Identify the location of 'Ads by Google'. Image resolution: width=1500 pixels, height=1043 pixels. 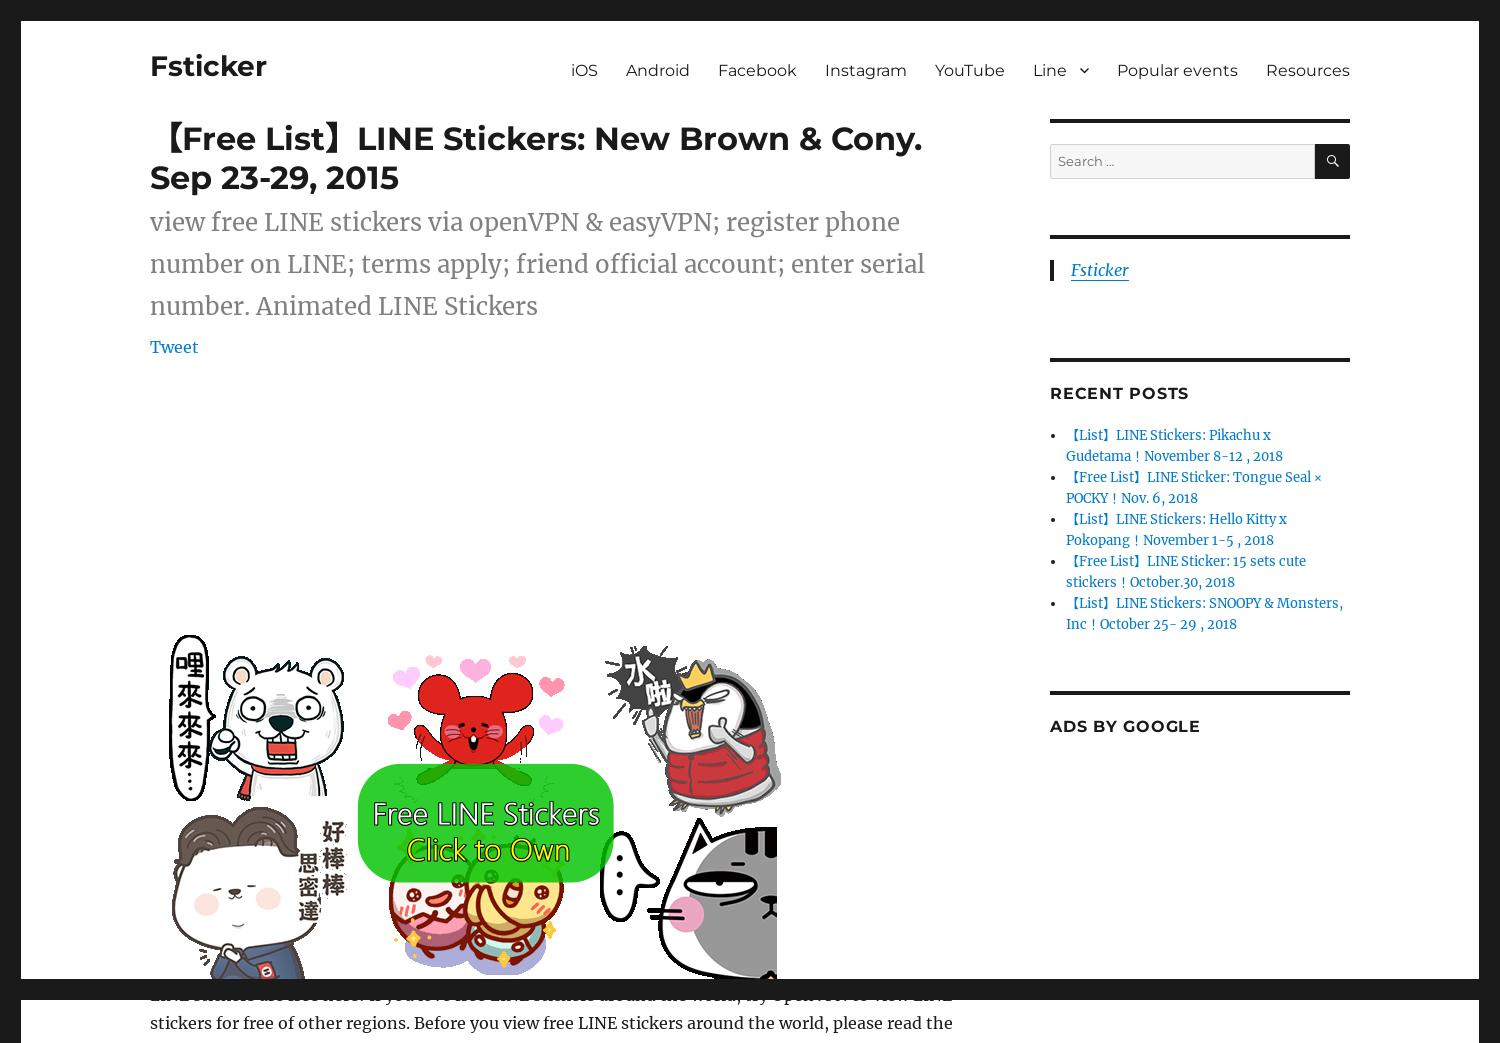
(1125, 726).